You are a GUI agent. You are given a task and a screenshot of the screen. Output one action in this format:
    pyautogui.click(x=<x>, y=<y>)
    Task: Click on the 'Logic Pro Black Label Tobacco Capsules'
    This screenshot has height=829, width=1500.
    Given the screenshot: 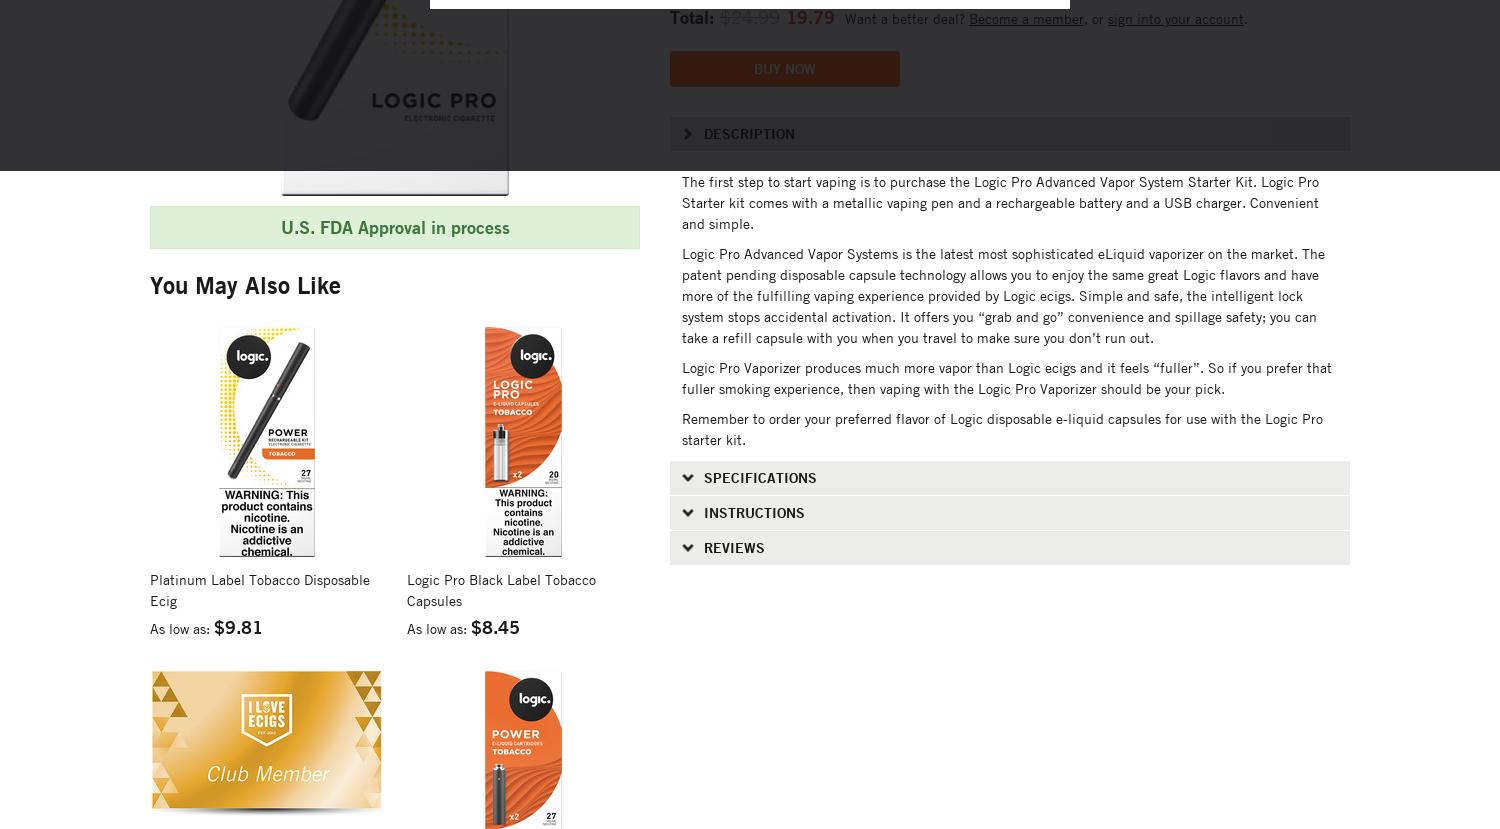 What is the action you would take?
    pyautogui.click(x=501, y=587)
    